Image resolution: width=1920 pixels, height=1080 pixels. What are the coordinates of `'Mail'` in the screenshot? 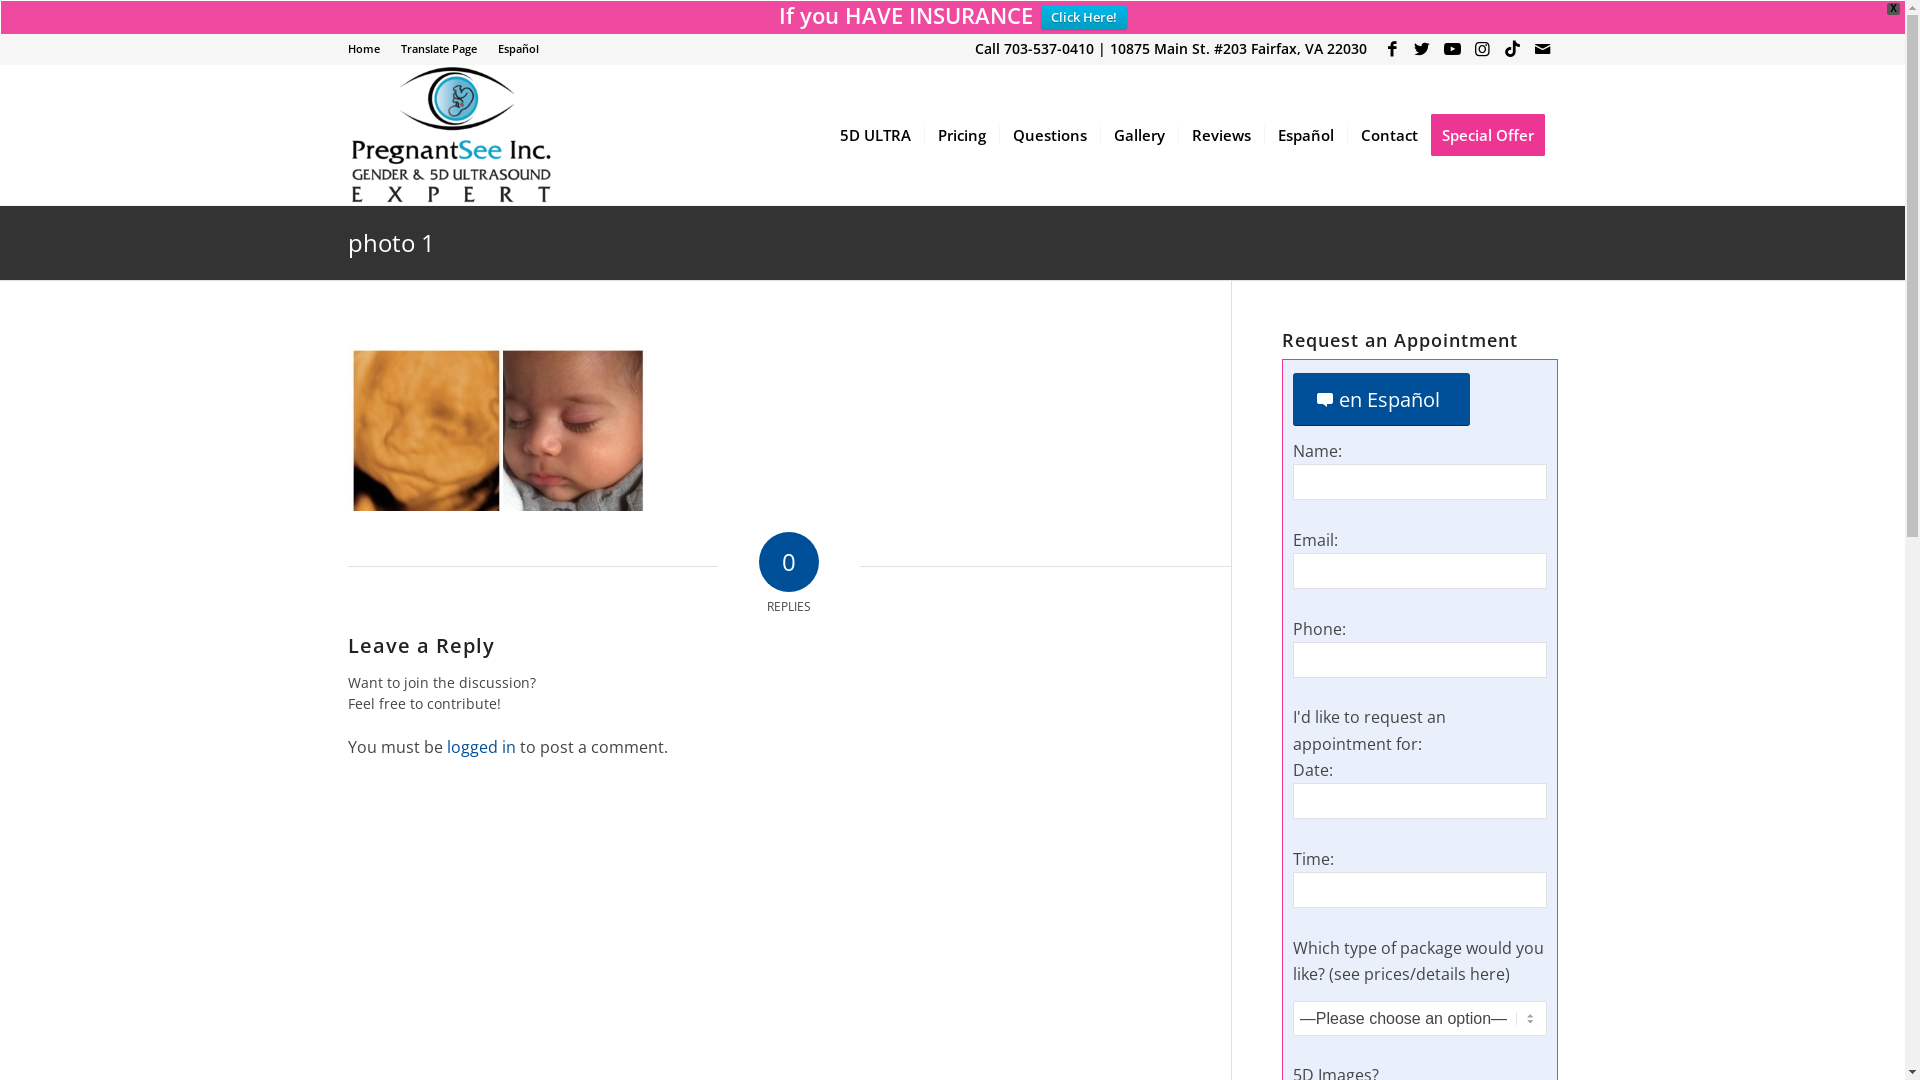 It's located at (1541, 48).